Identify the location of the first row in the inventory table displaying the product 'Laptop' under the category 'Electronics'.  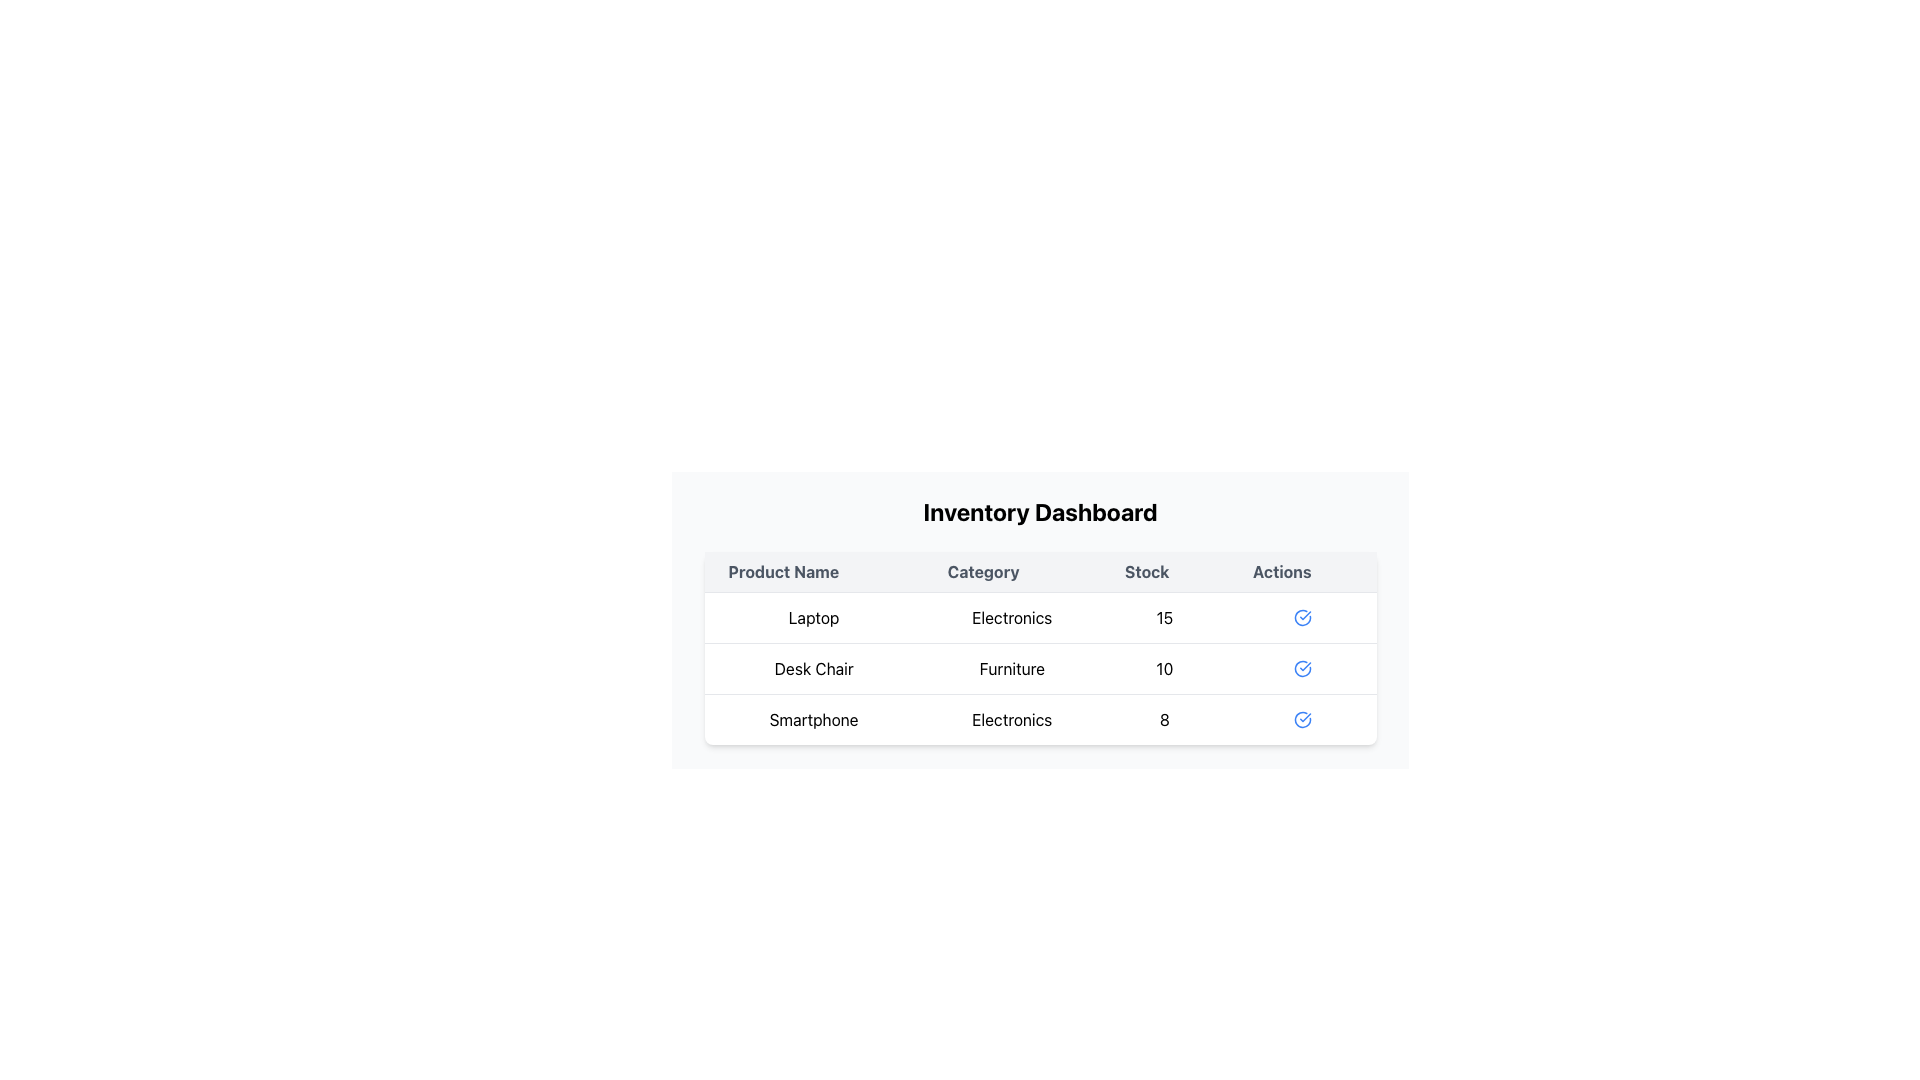
(1040, 616).